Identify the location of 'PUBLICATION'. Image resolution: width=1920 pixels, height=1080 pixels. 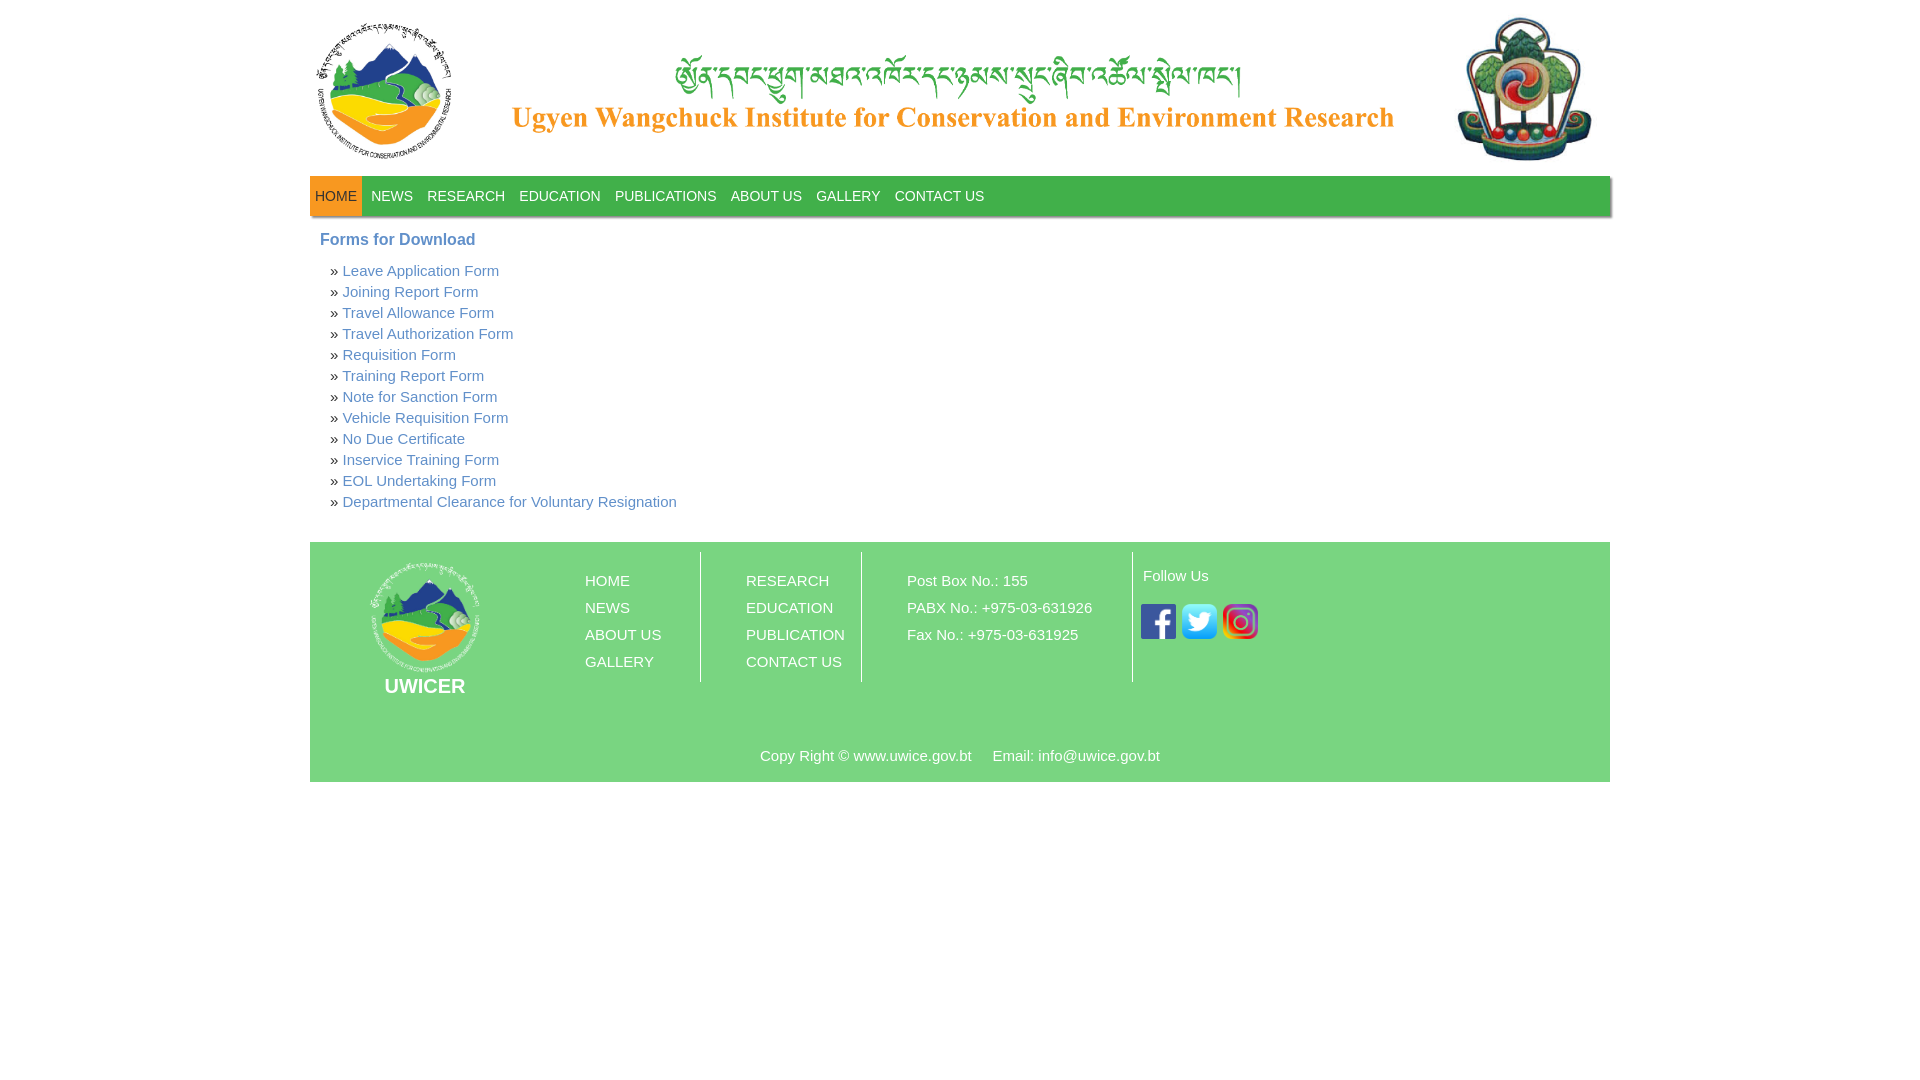
(744, 634).